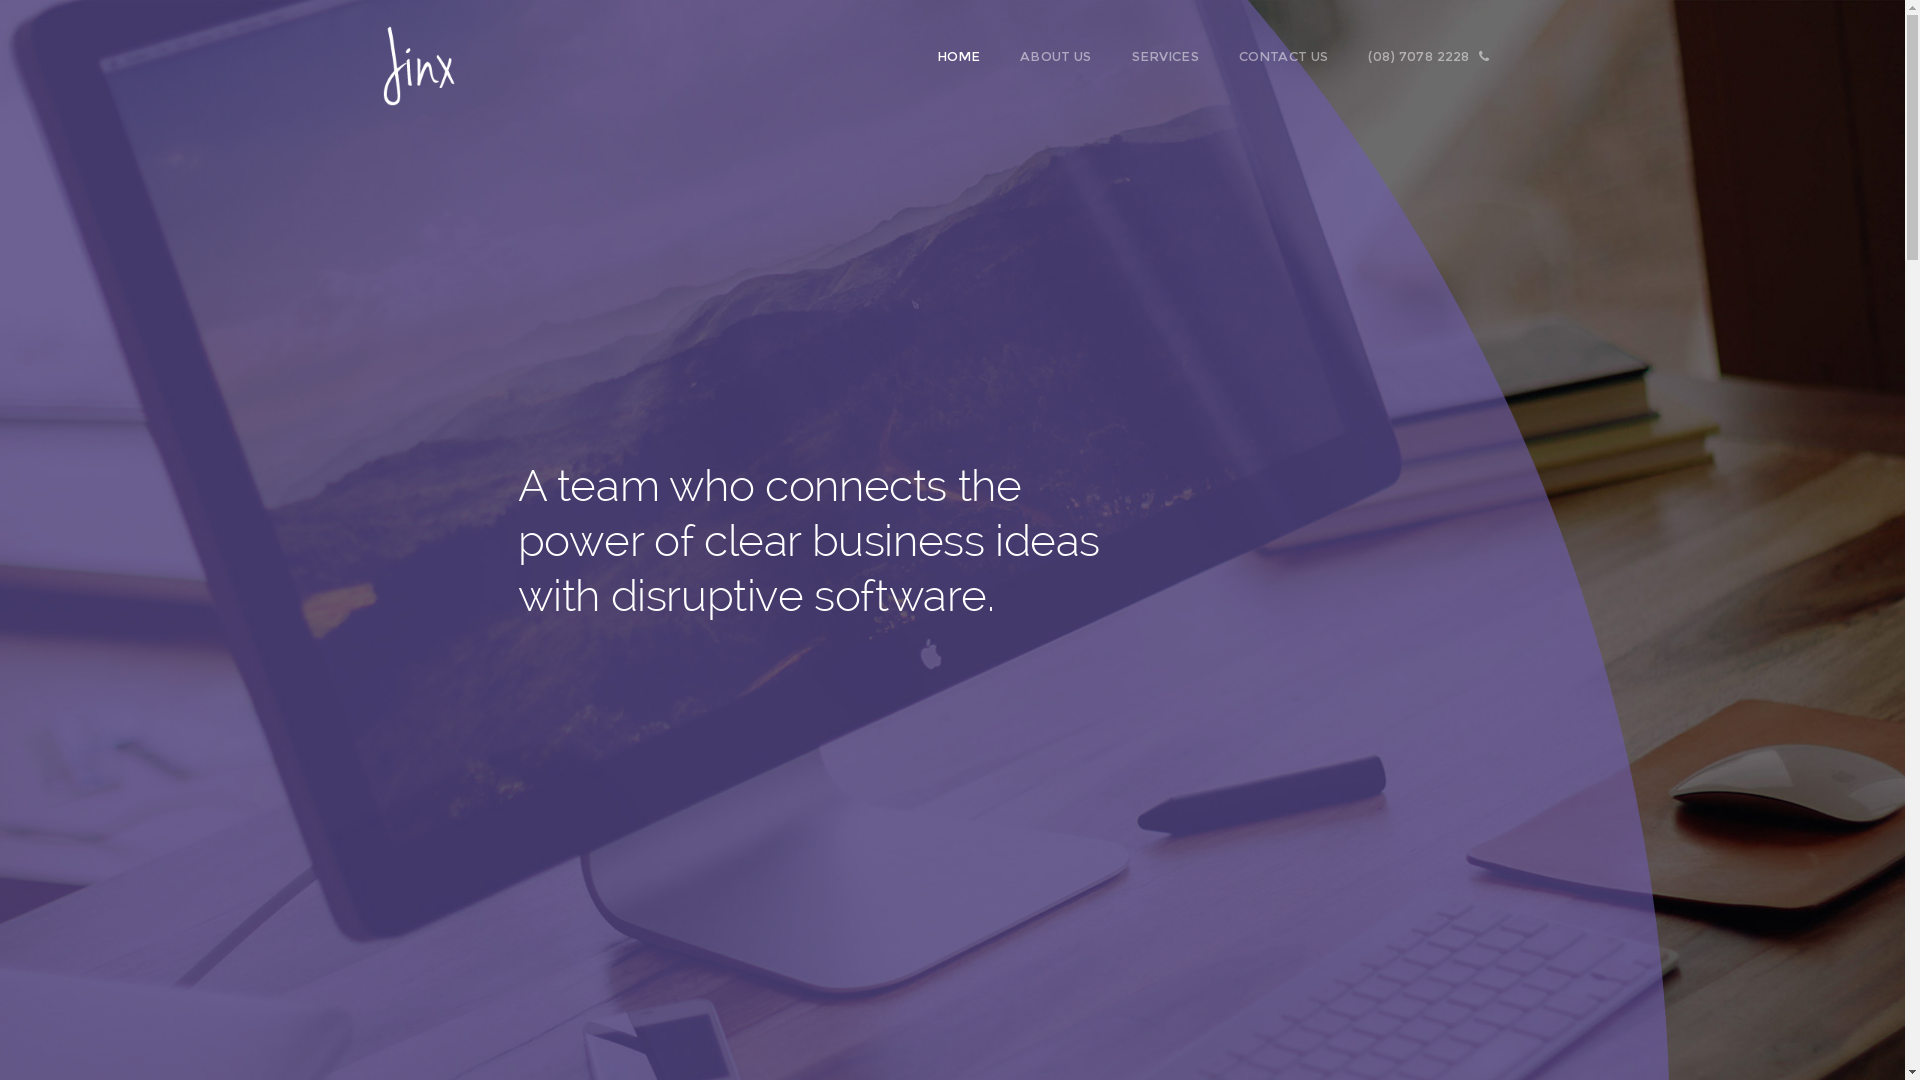 Image resolution: width=1920 pixels, height=1080 pixels. I want to click on 'SERVICES', so click(1176, 55).